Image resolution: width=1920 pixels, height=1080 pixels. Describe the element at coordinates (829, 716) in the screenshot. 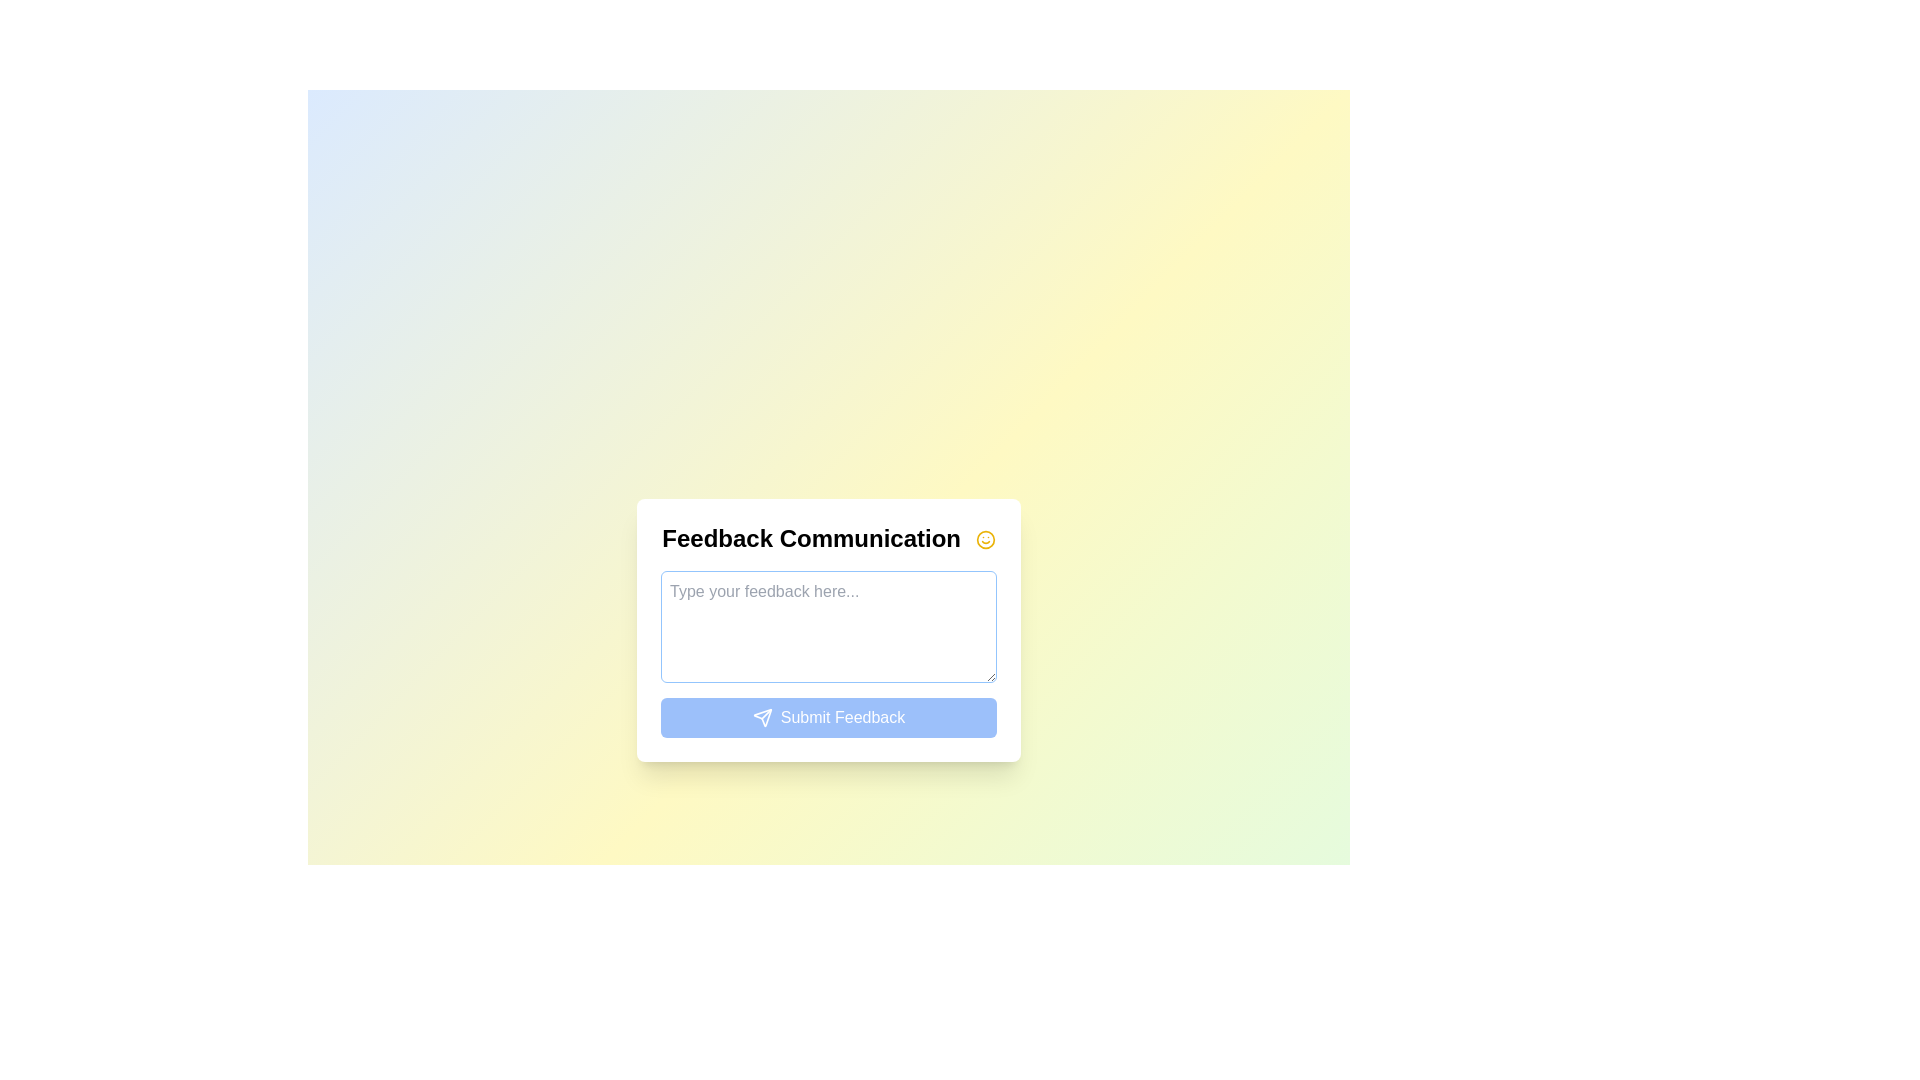

I see `the 'Submit Feedback' button, which is a horizontally wide rectangular button with a blue background and white text, to trigger the hover effect` at that location.